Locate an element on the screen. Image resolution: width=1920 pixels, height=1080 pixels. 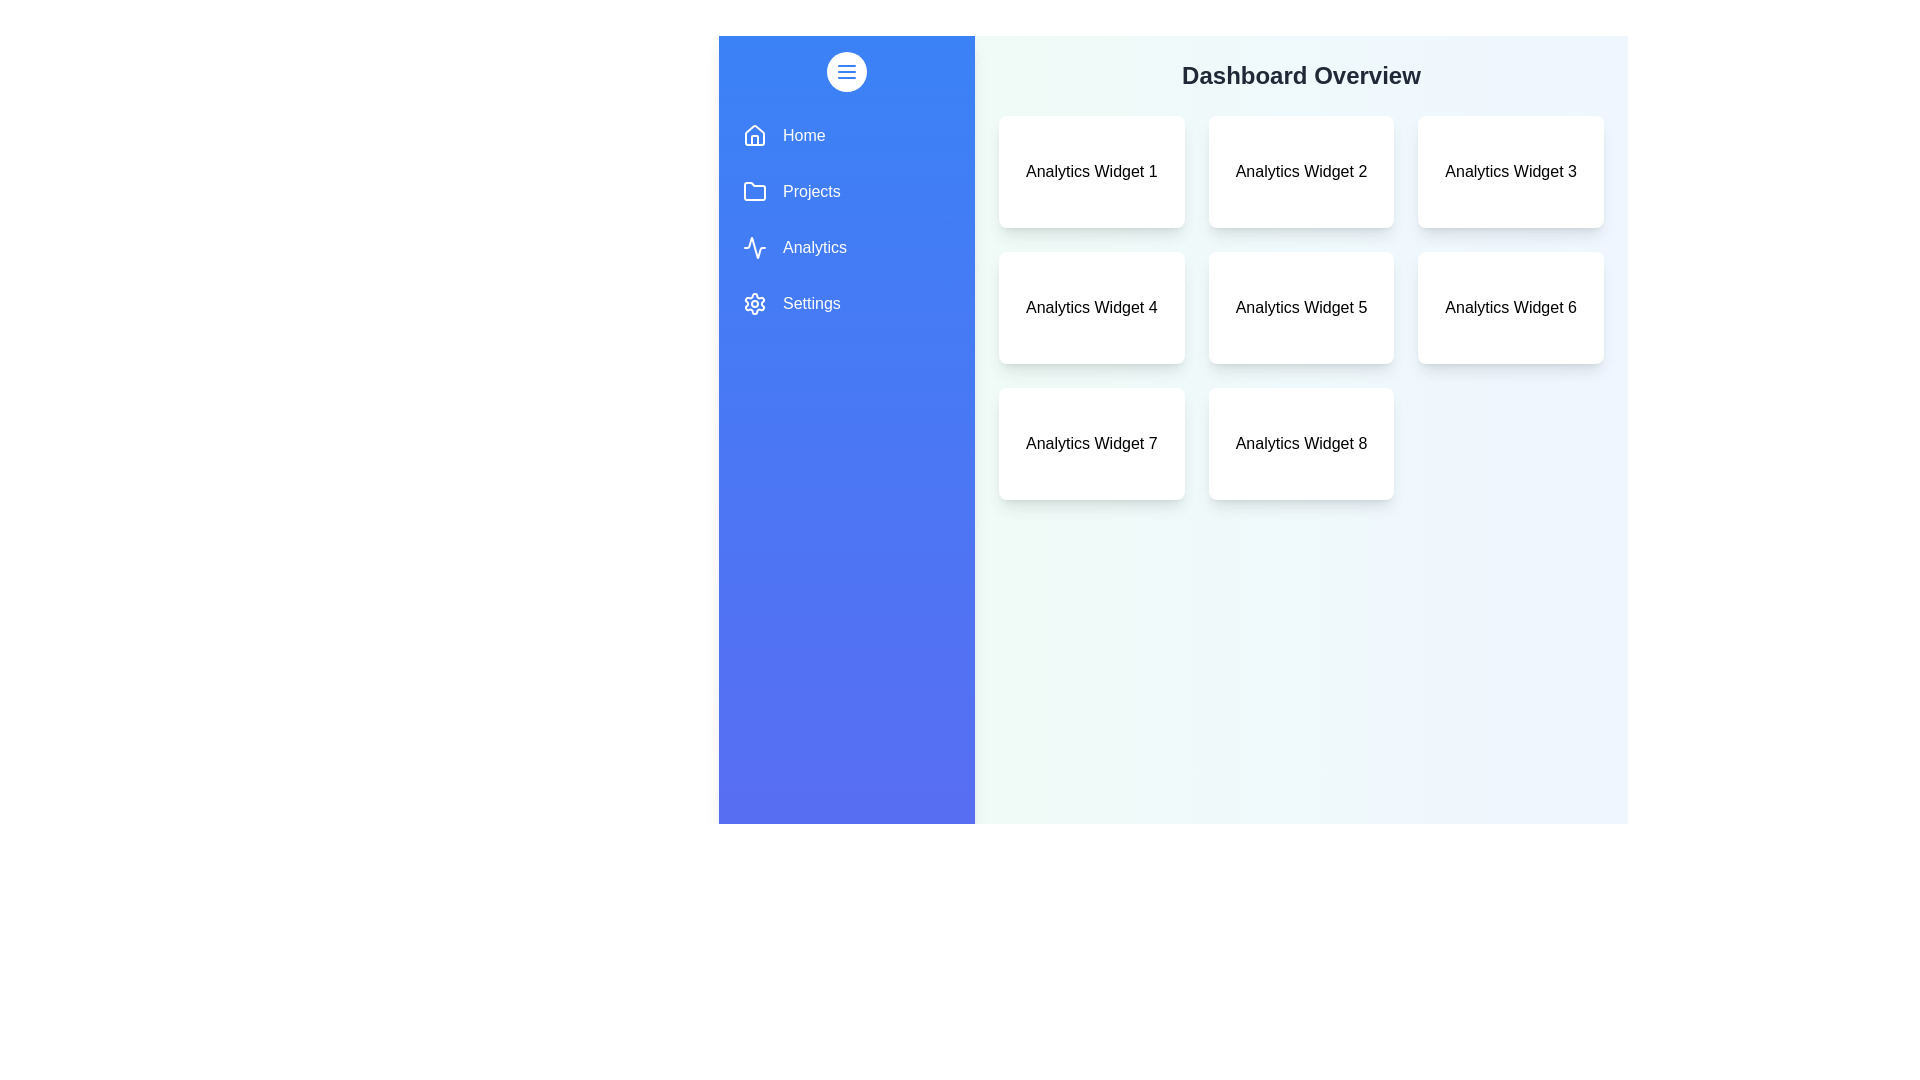
the menu item Projects to observe the hover effect is located at coordinates (846, 192).